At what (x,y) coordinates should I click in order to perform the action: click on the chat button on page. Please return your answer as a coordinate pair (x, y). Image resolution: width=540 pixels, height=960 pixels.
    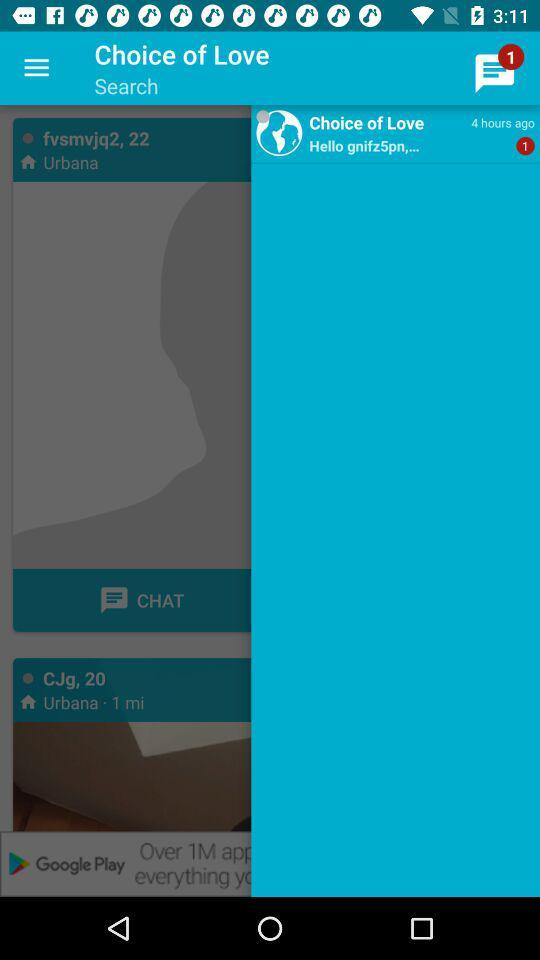
    Looking at the image, I should click on (140, 600).